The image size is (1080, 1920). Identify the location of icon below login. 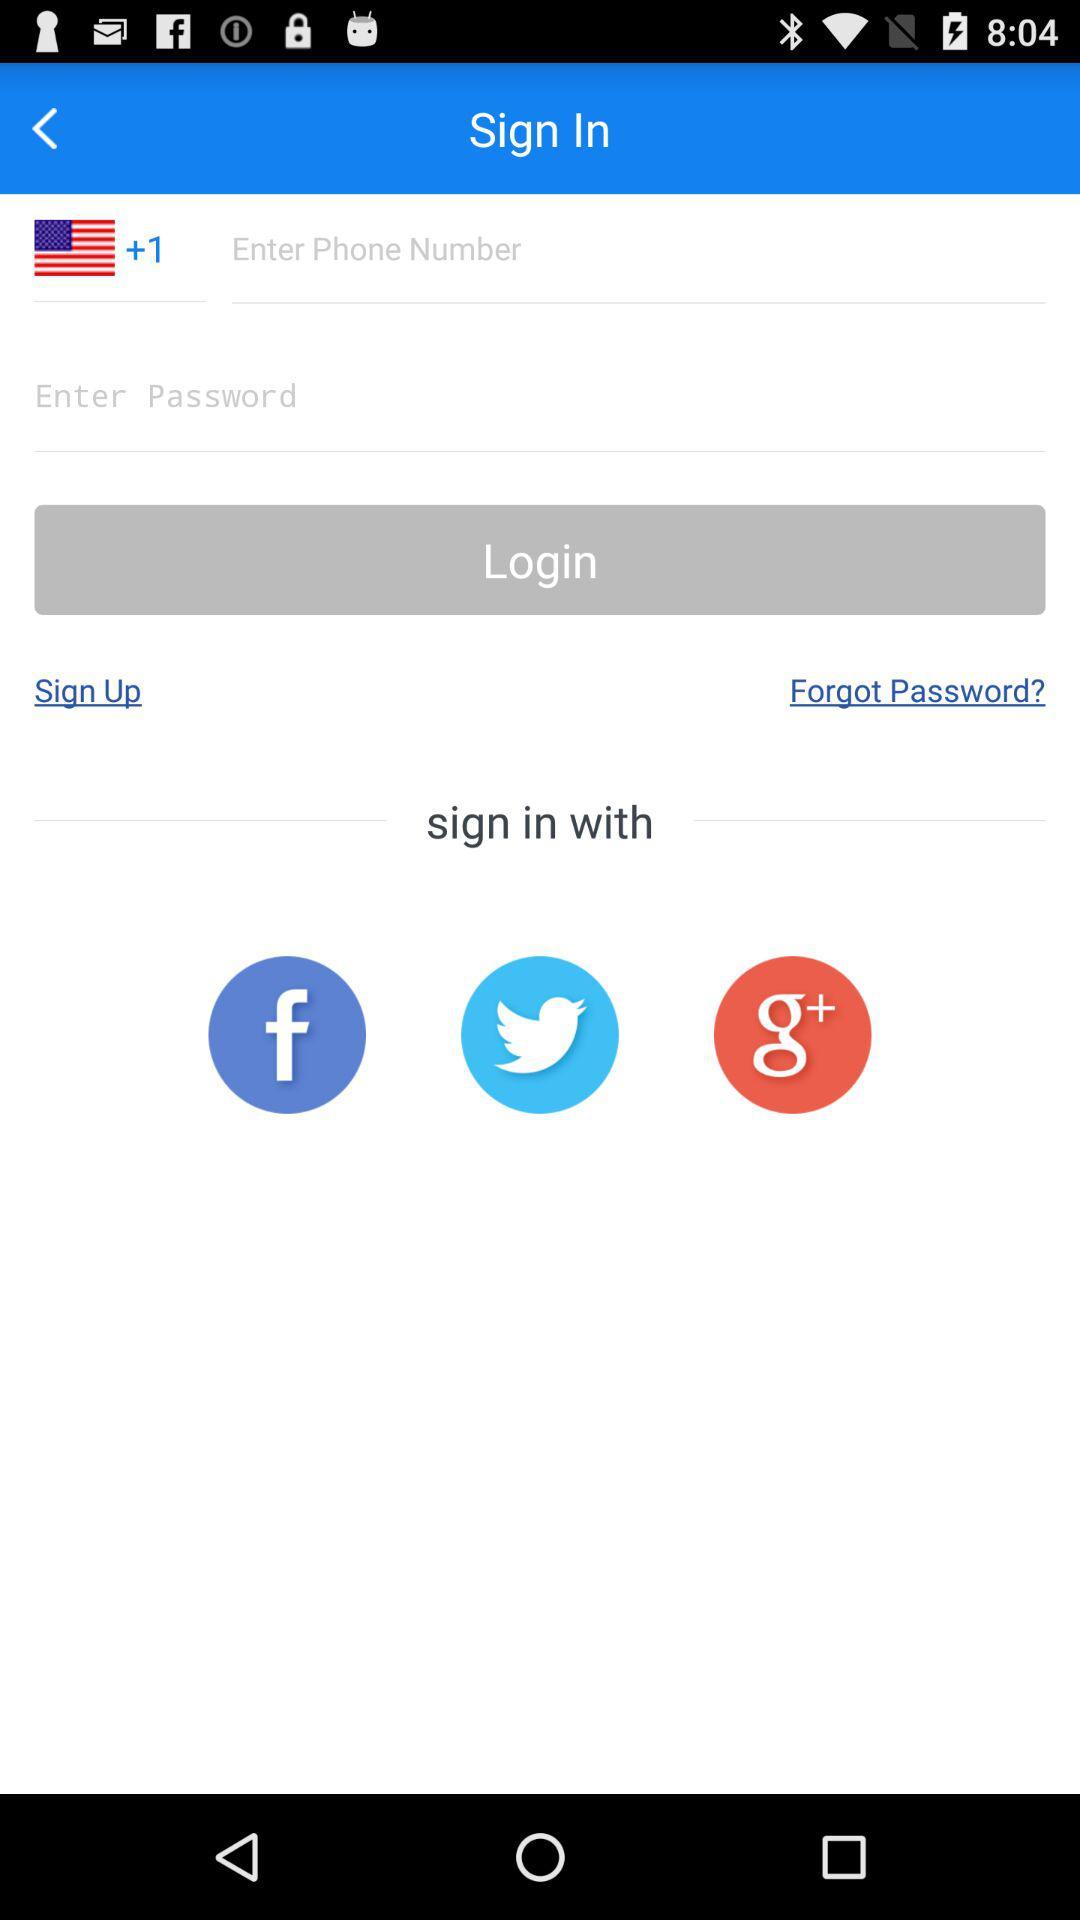
(87, 689).